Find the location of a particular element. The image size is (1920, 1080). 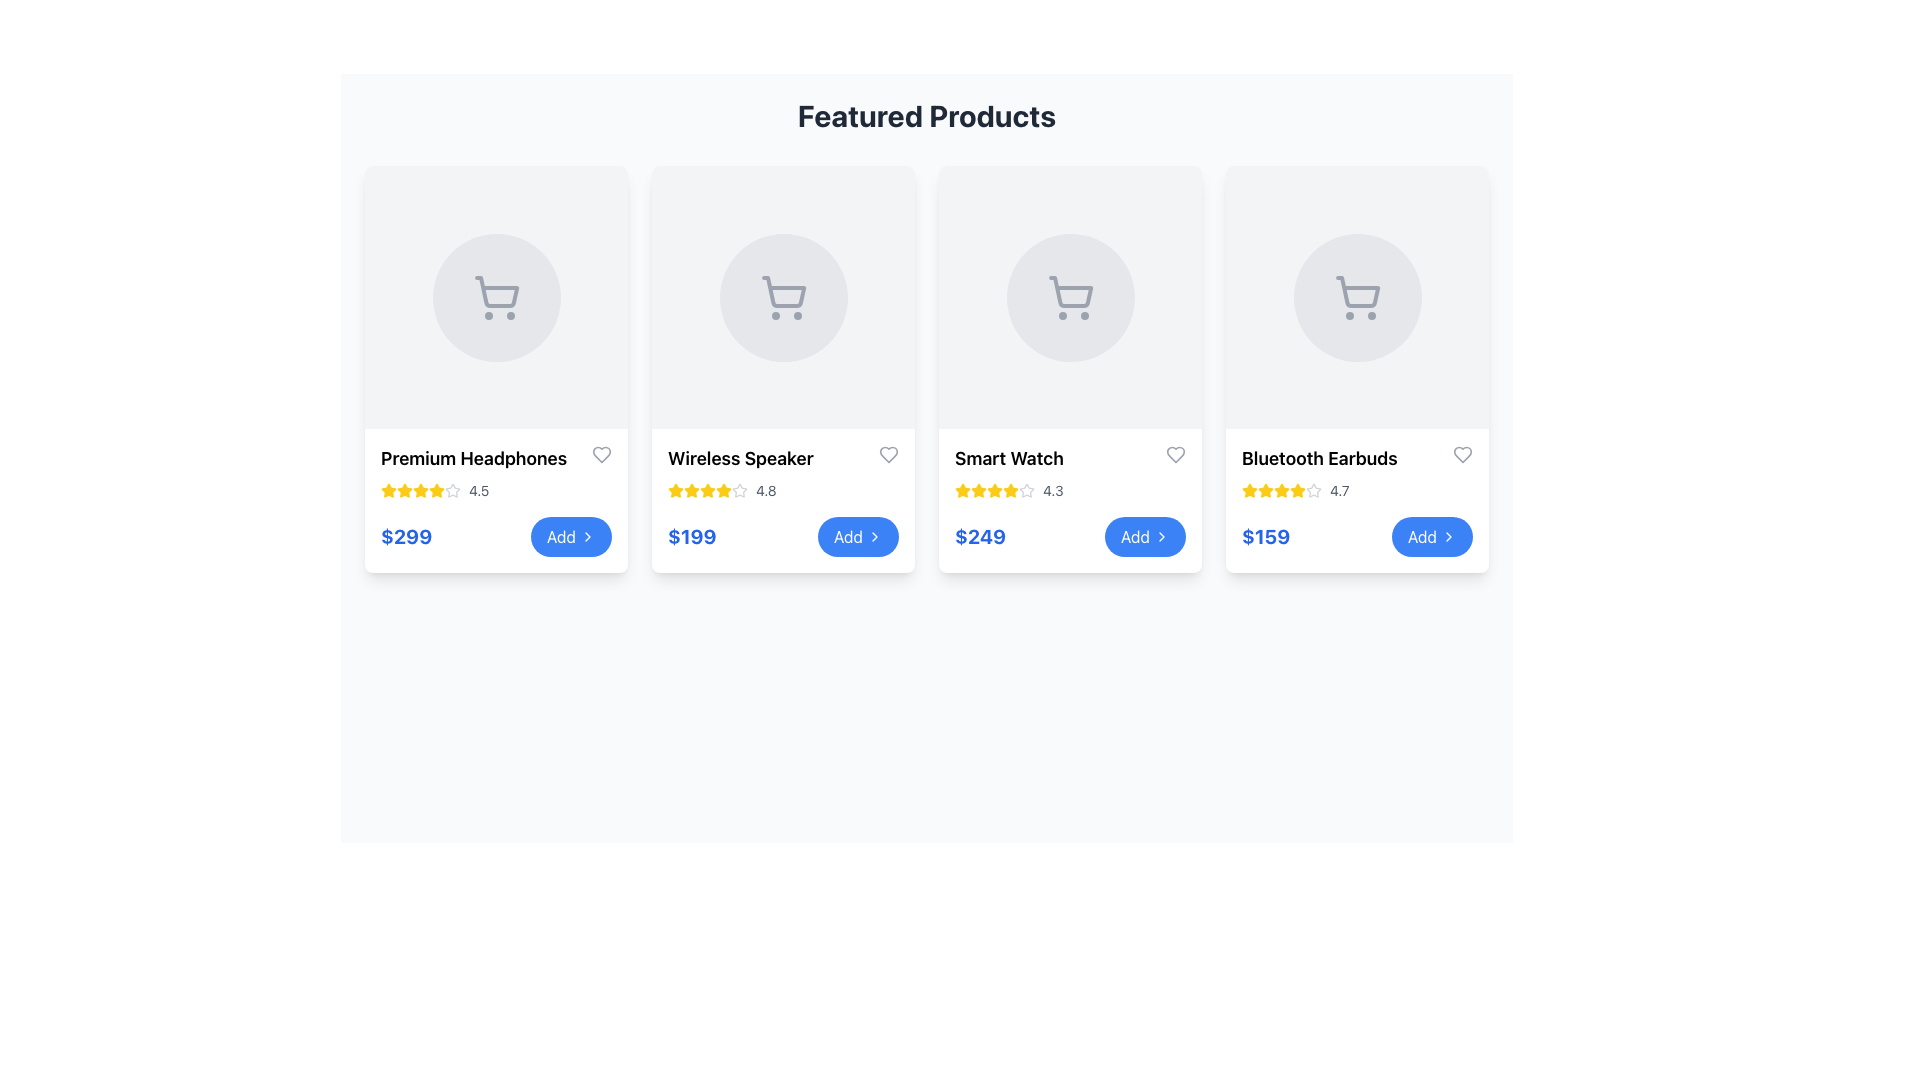

the shopping-related icon located at the top central part of the 'Wireless Speaker' card, which is the second card in the row of featured products is located at coordinates (782, 297).